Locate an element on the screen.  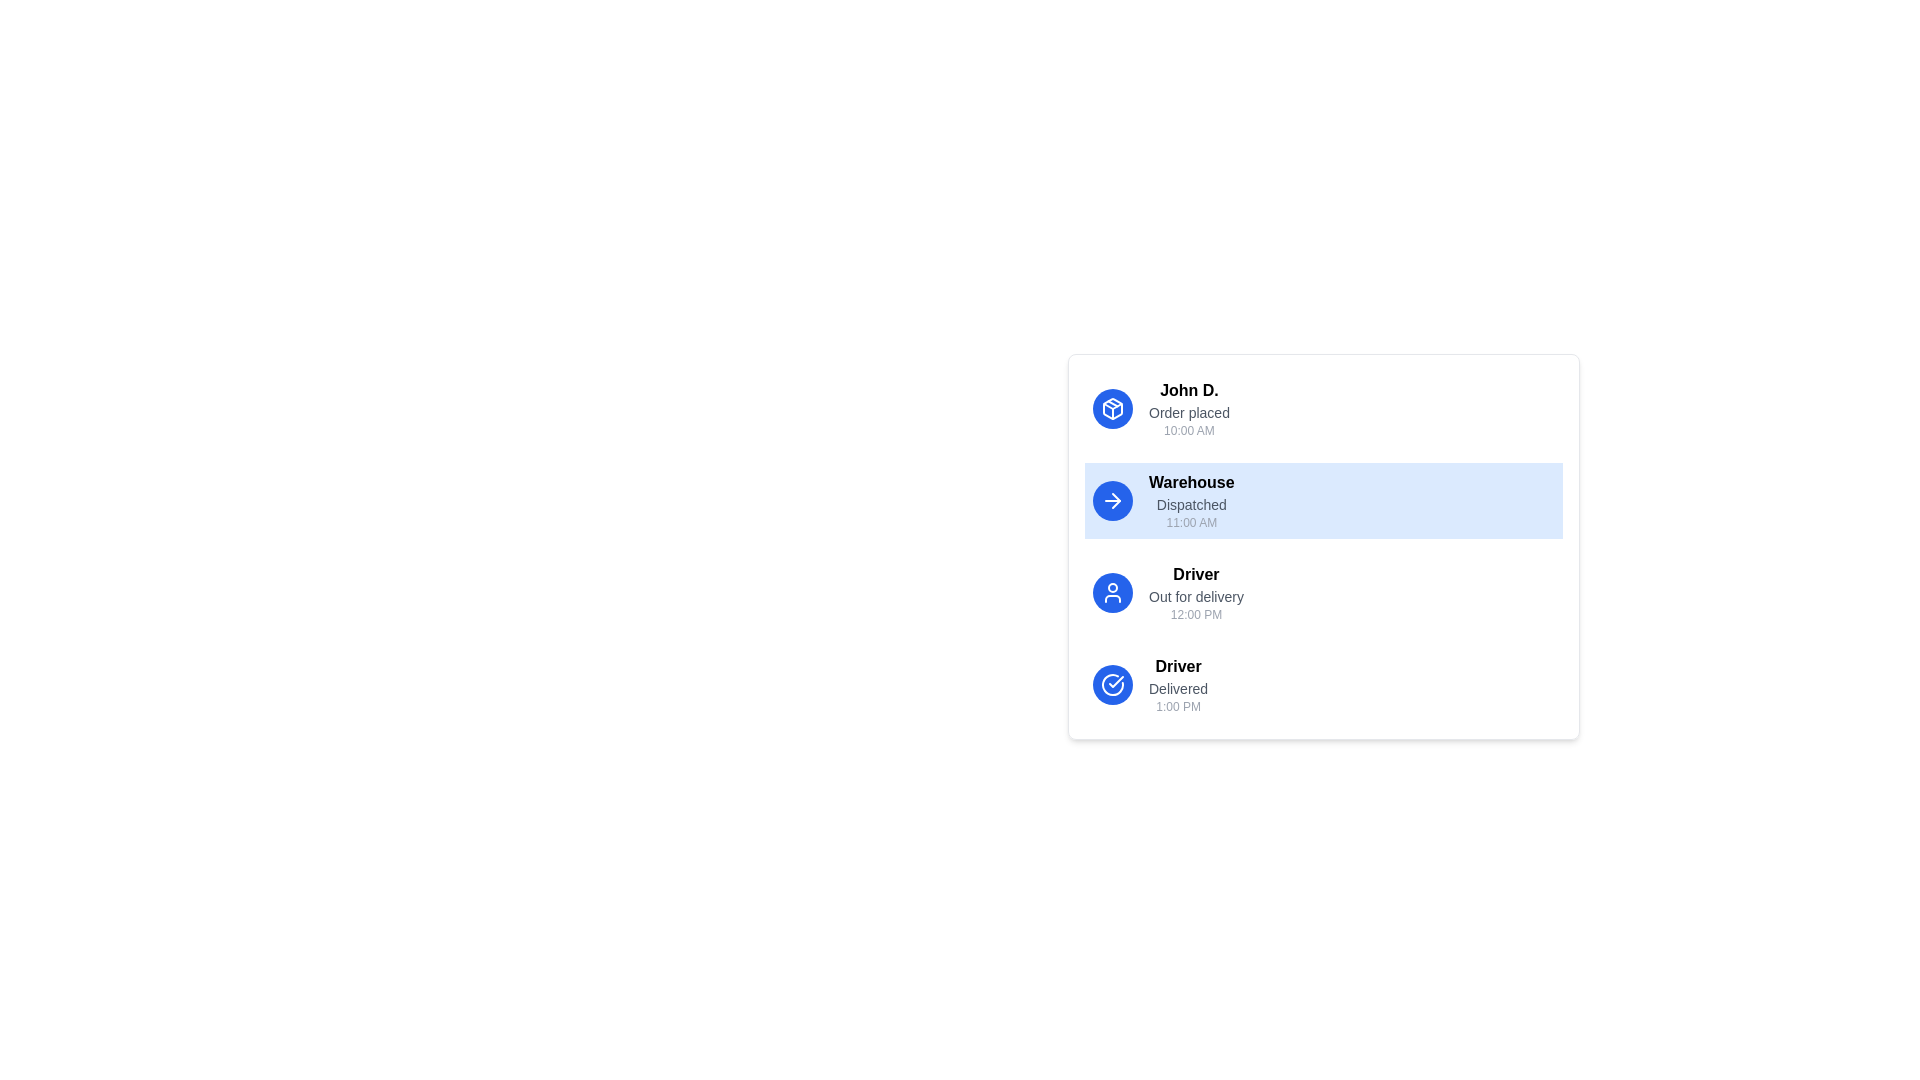
the 'Warehouse' stage icon located to the left of the 'Warehouse - Dispatched' text in the highlighted status row of the timeline is located at coordinates (1112, 407).